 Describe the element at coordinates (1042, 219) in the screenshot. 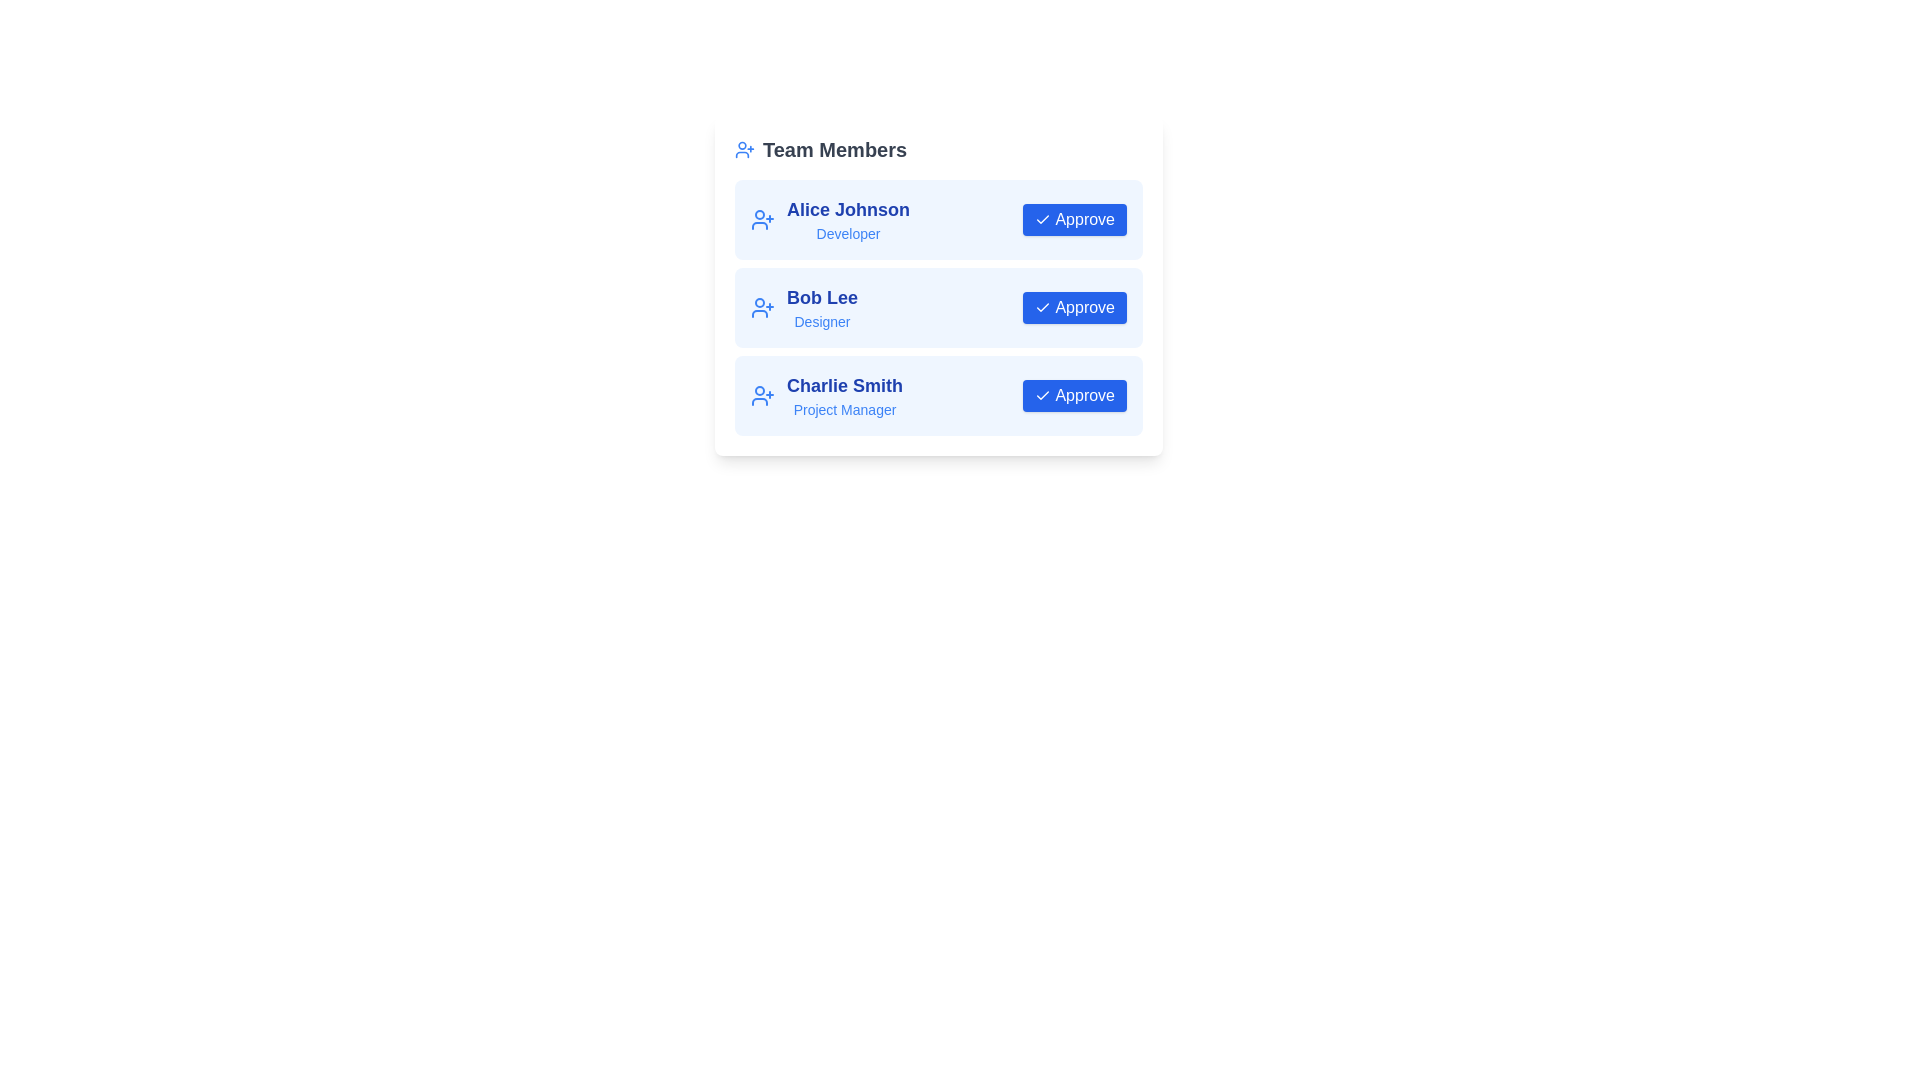

I see `the checkmark icon, which is a small white checkmark outlined against a blue background, located on the far-left side of the 'Approve' button, adjacent to the text 'Approve'` at that location.